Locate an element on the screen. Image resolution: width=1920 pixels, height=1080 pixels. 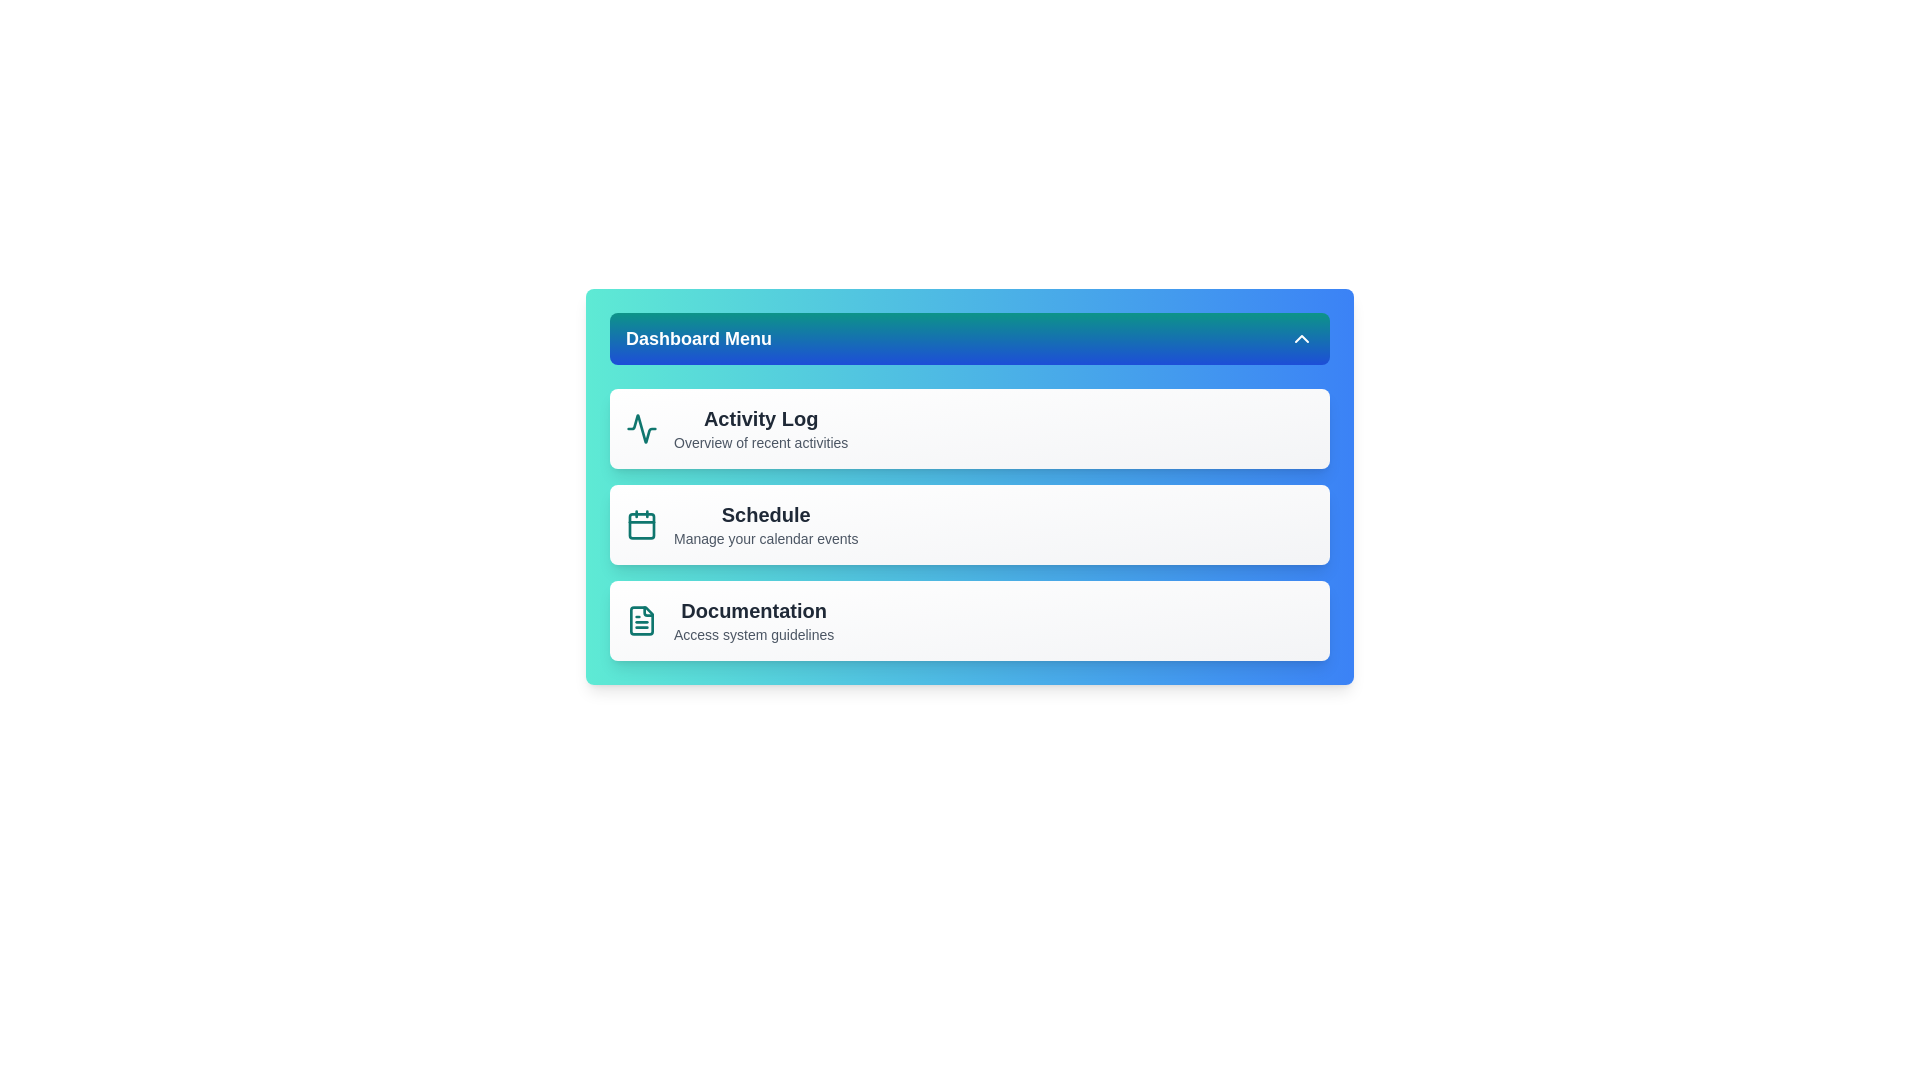
the dashboard item 'Documentation' to select it is located at coordinates (969, 620).